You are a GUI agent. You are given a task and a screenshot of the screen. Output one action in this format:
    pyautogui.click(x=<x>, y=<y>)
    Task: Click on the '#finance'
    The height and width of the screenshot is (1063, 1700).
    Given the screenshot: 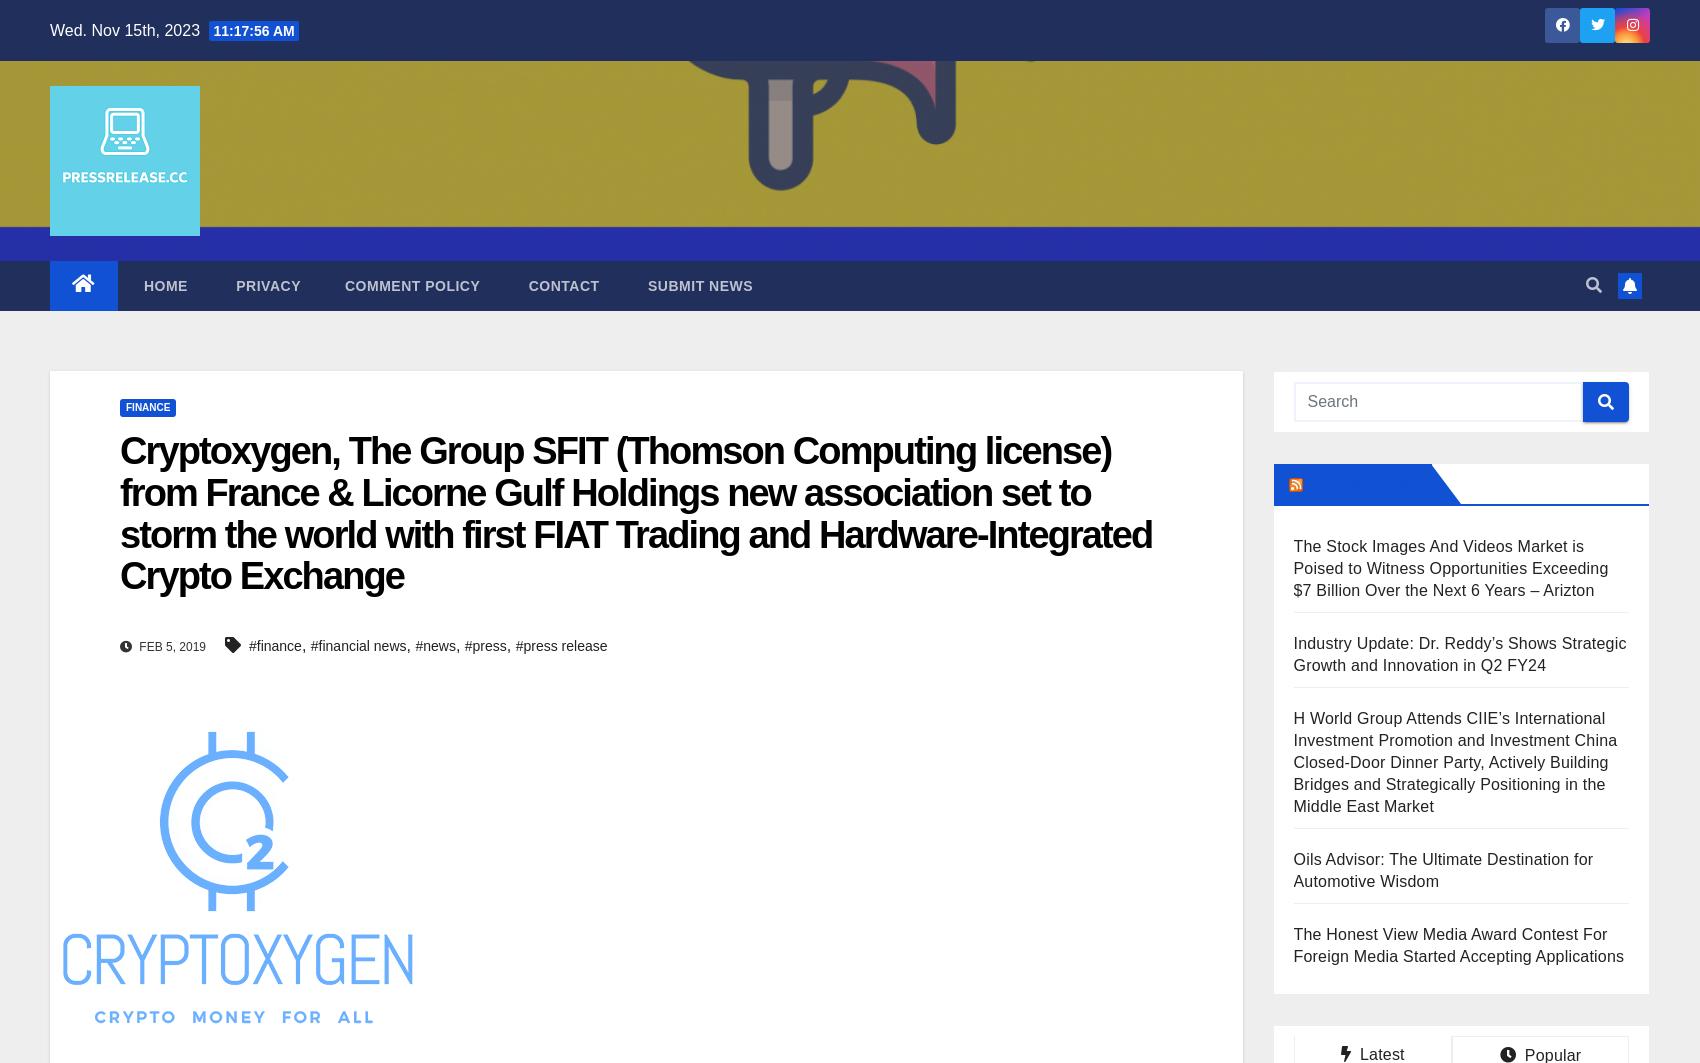 What is the action you would take?
    pyautogui.click(x=274, y=644)
    